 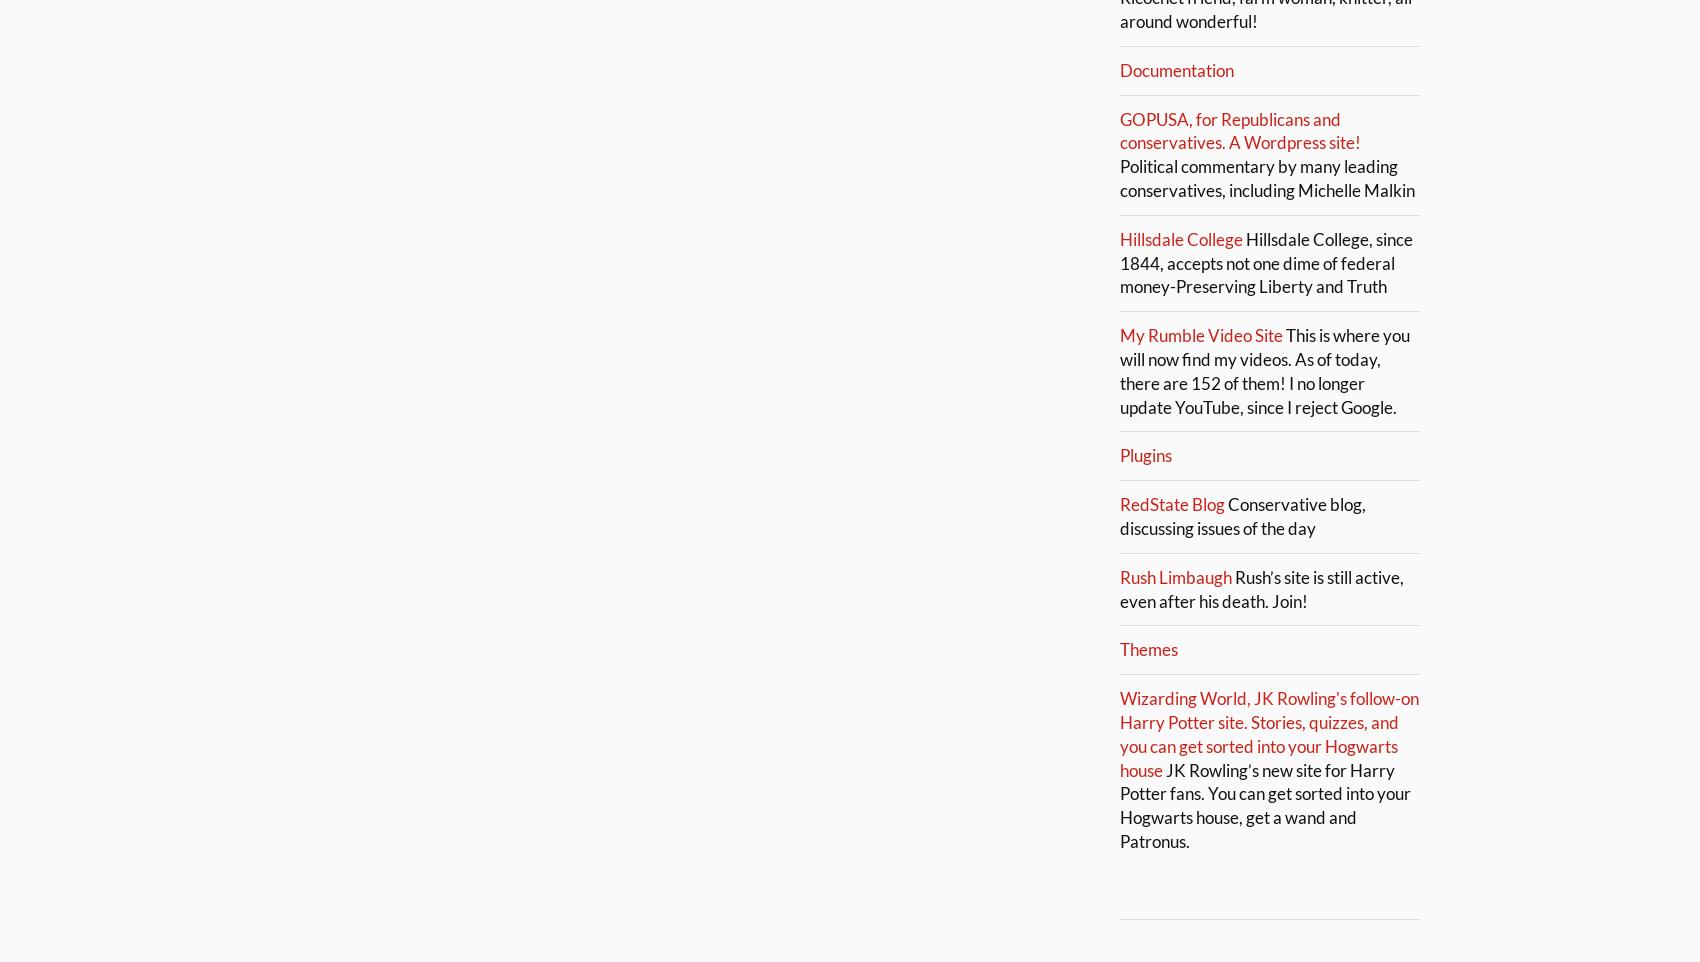 I want to click on 'Wizarding World, JK Rowling's follow-on Harry Potter site. Stories, quizzes, and you can get sorted into your Hogwarts house', so click(x=1268, y=734).